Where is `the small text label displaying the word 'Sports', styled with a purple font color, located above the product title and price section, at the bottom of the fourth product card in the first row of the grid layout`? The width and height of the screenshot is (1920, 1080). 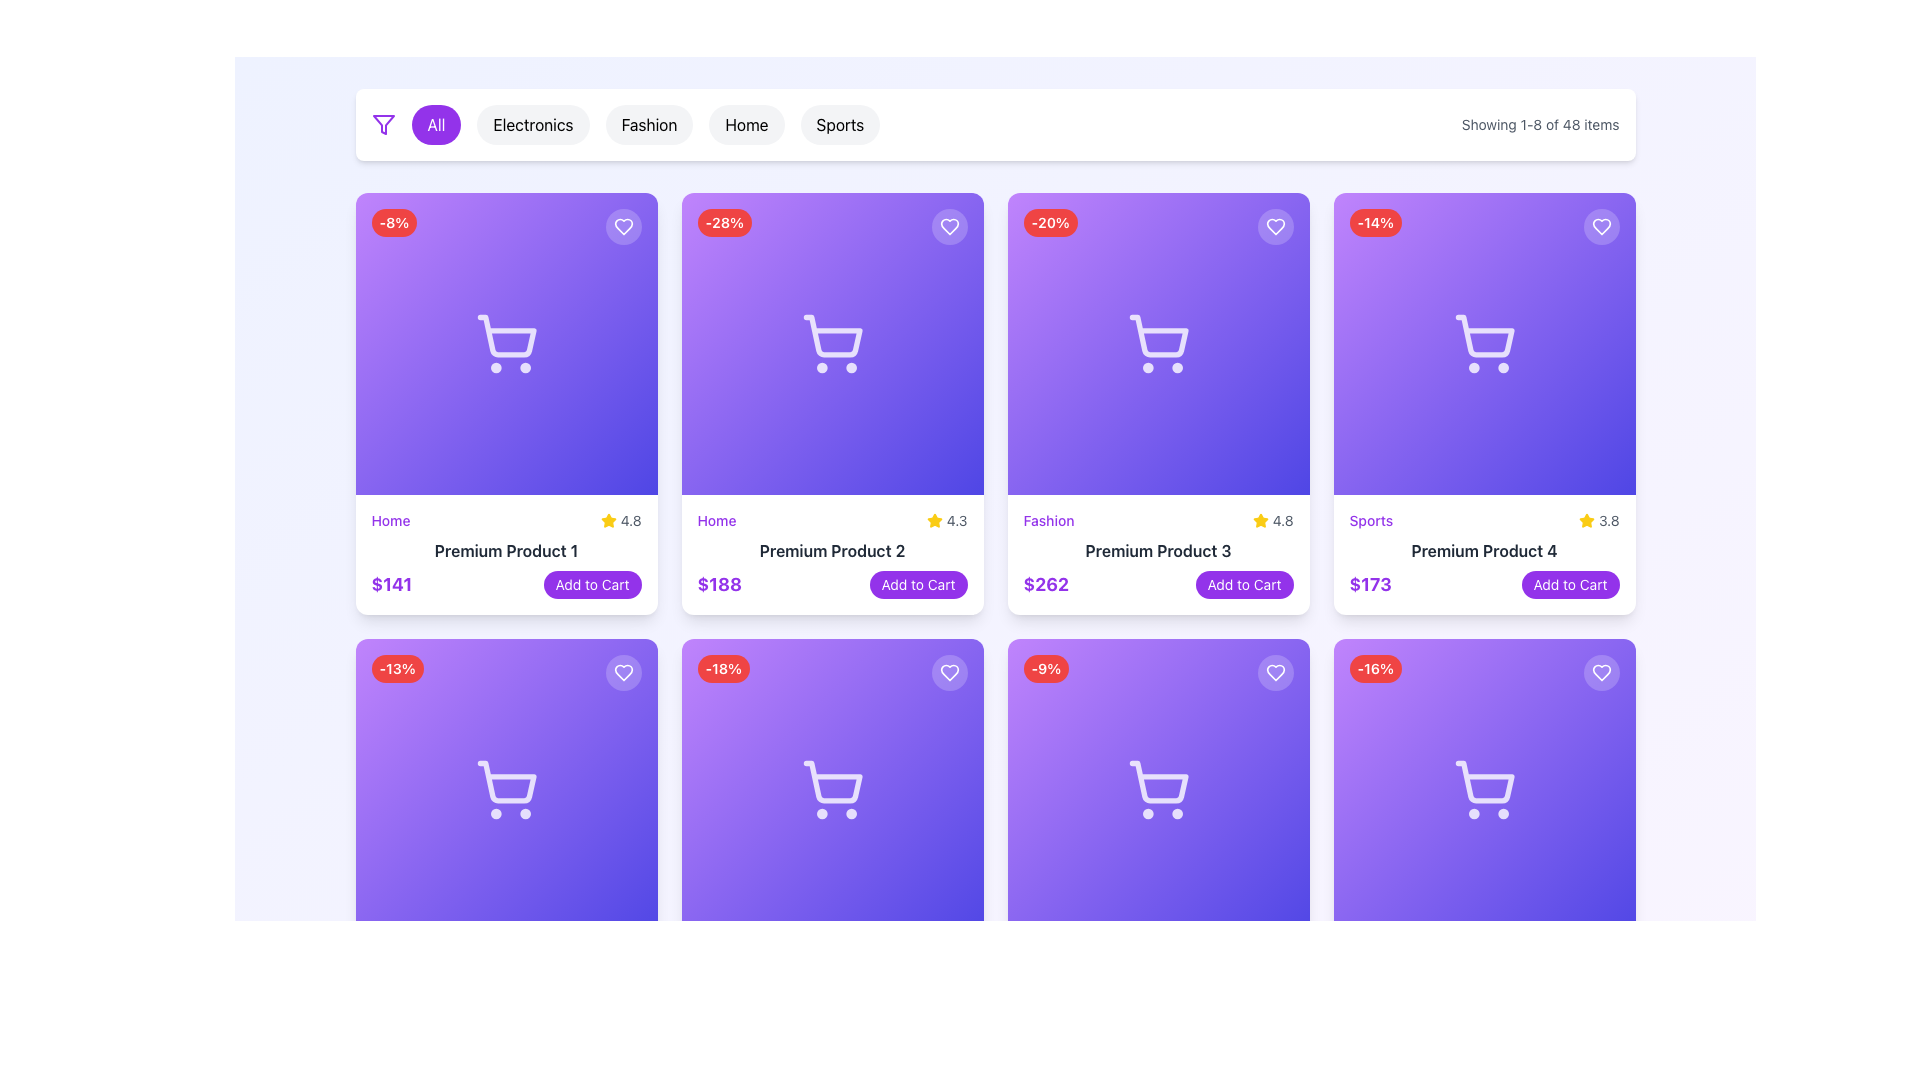
the small text label displaying the word 'Sports', styled with a purple font color, located above the product title and price section, at the bottom of the fourth product card in the first row of the grid layout is located at coordinates (1370, 519).